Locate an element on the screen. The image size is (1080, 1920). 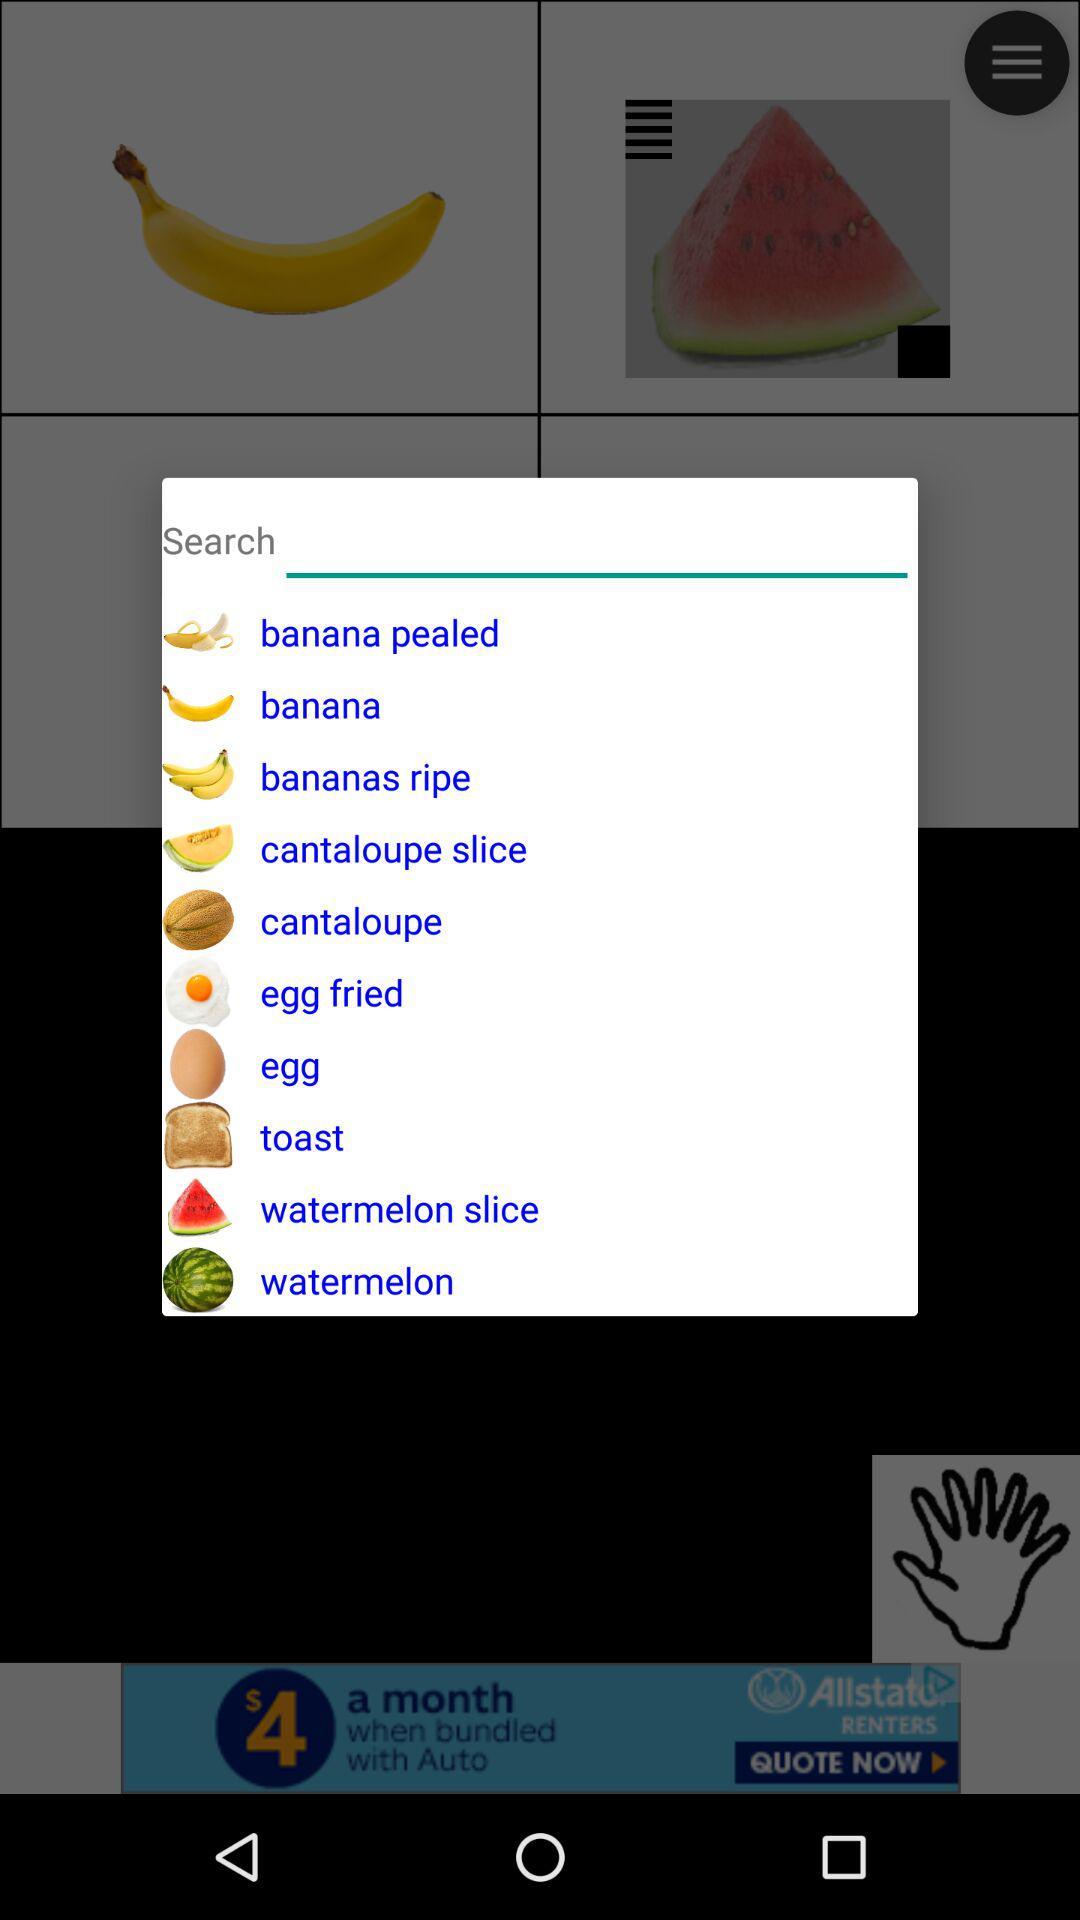
egg fried icon is located at coordinates (318, 992).